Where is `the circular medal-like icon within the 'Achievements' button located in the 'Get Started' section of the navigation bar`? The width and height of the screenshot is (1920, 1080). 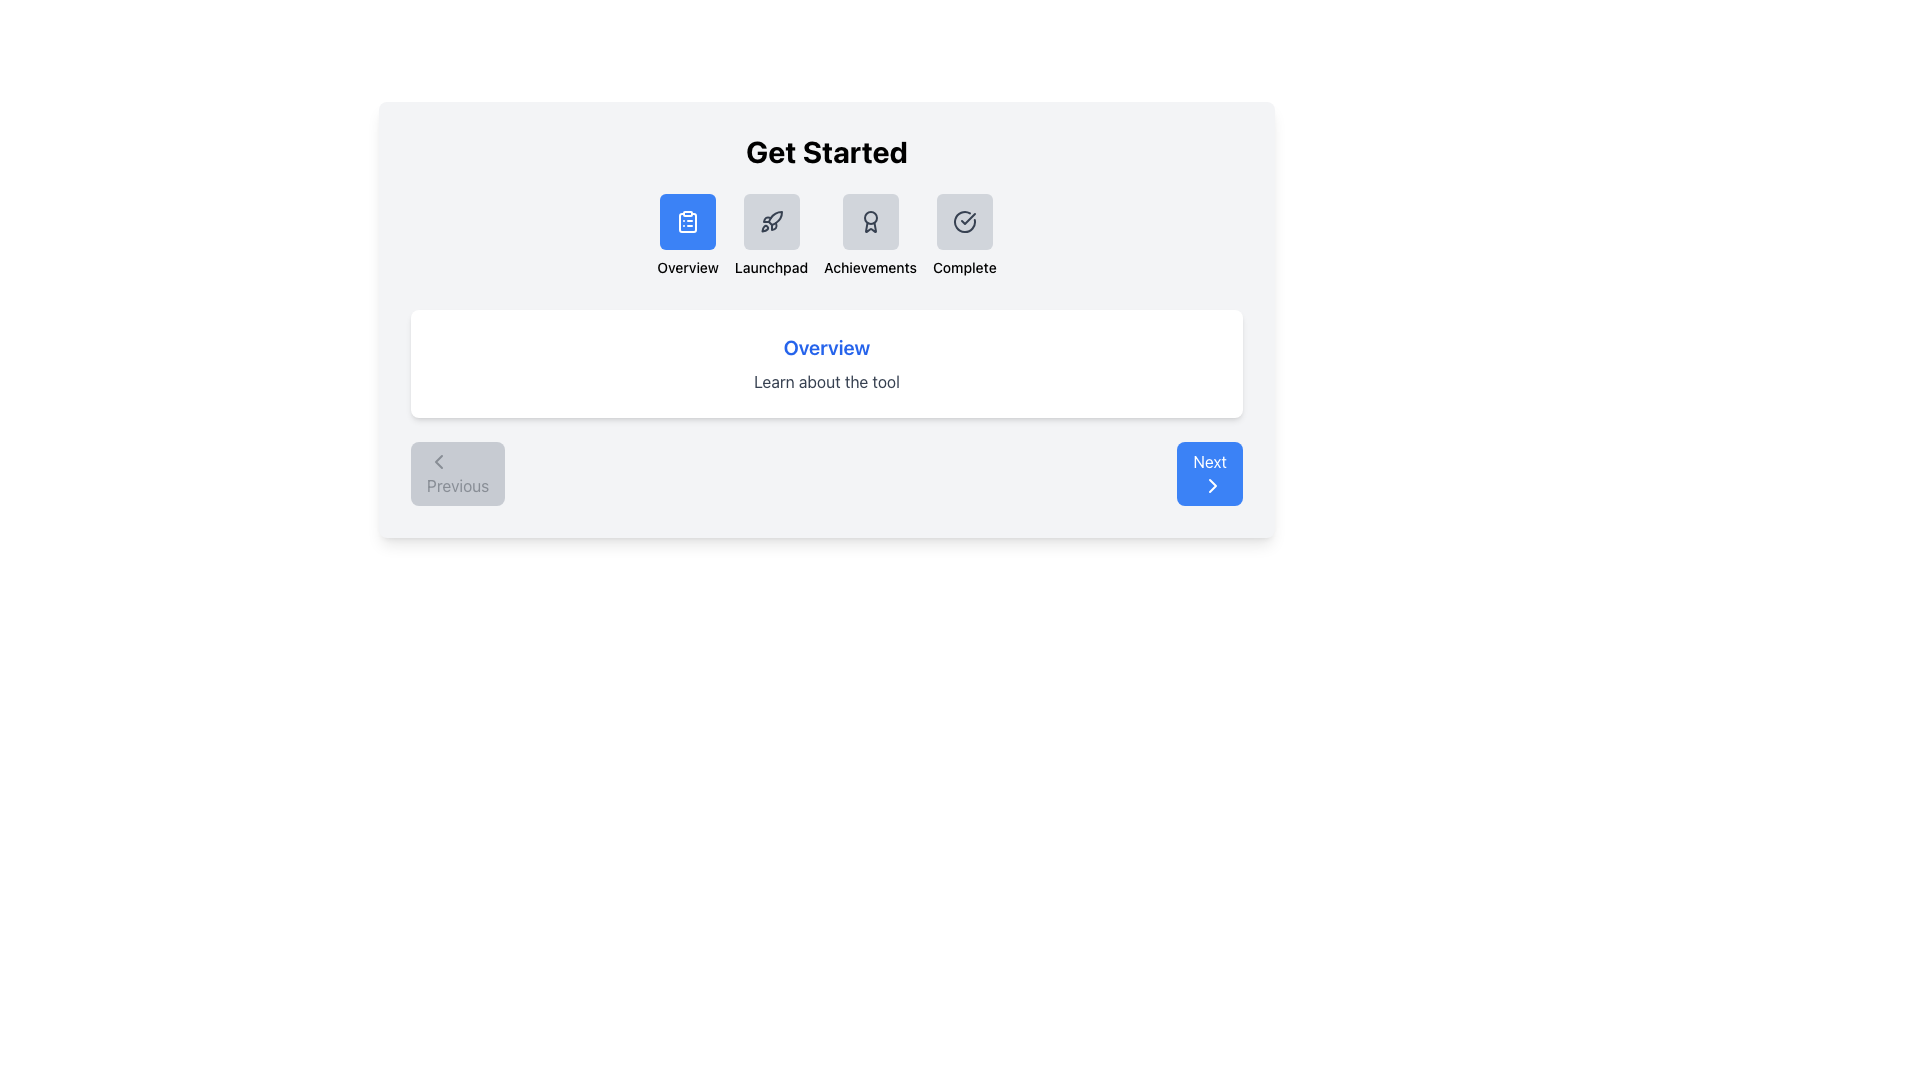 the circular medal-like icon within the 'Achievements' button located in the 'Get Started' section of the navigation bar is located at coordinates (870, 222).